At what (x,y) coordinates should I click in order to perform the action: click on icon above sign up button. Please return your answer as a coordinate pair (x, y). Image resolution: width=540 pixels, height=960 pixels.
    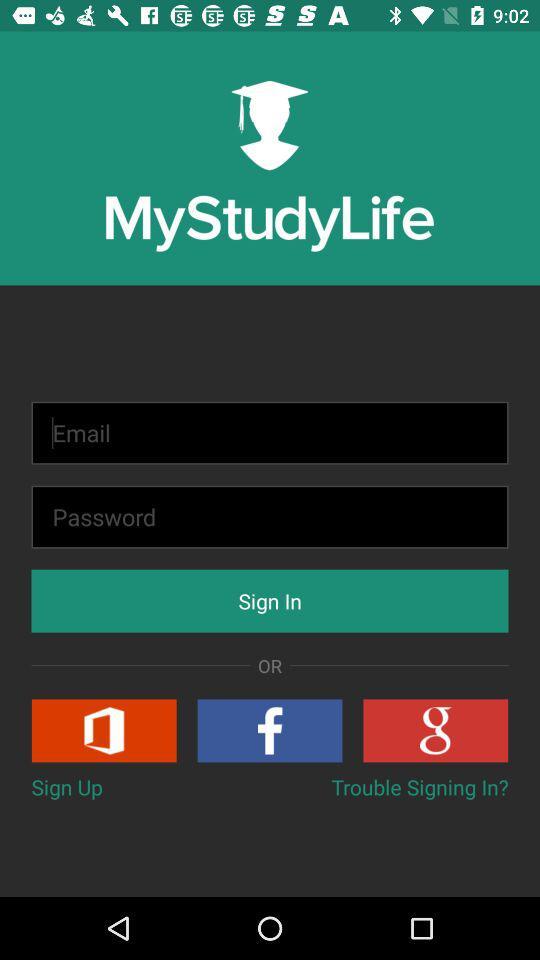
    Looking at the image, I should click on (104, 729).